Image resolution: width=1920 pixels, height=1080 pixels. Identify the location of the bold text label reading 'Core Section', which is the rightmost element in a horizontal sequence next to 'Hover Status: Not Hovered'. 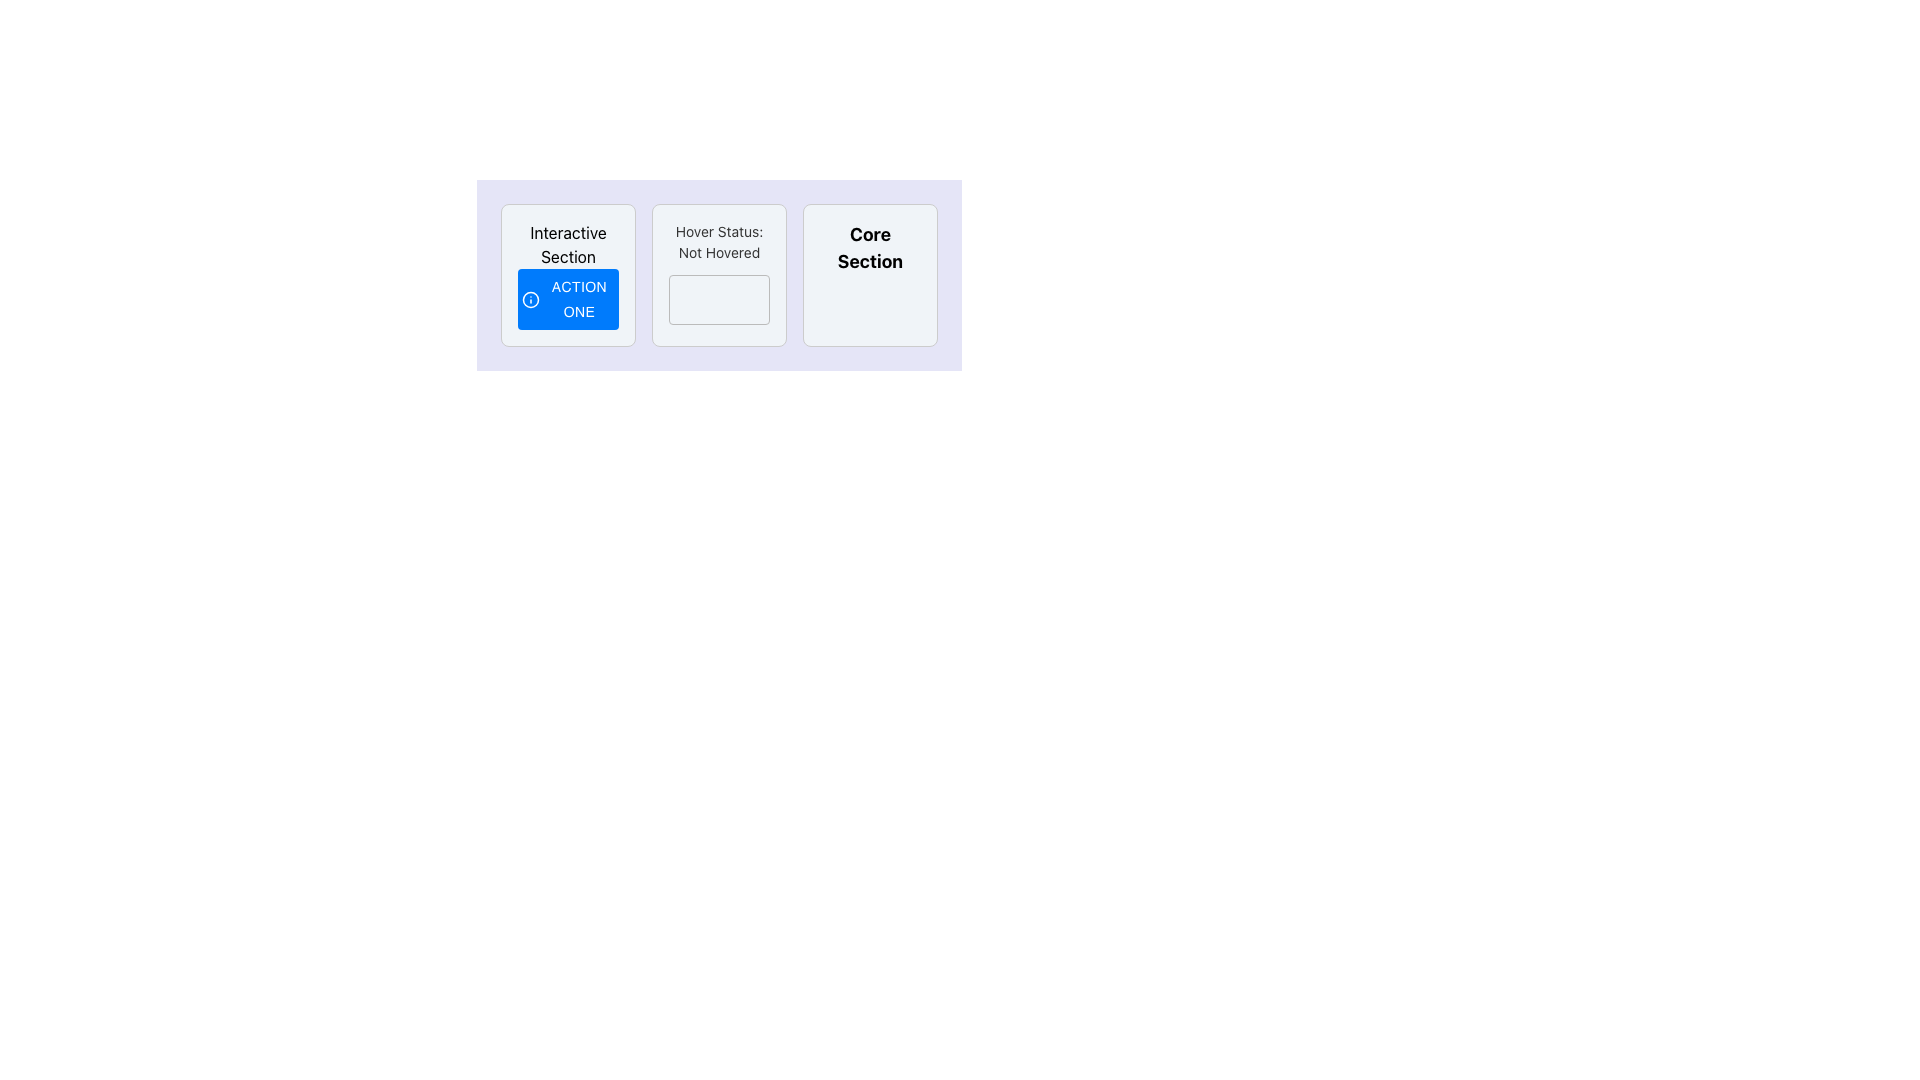
(870, 246).